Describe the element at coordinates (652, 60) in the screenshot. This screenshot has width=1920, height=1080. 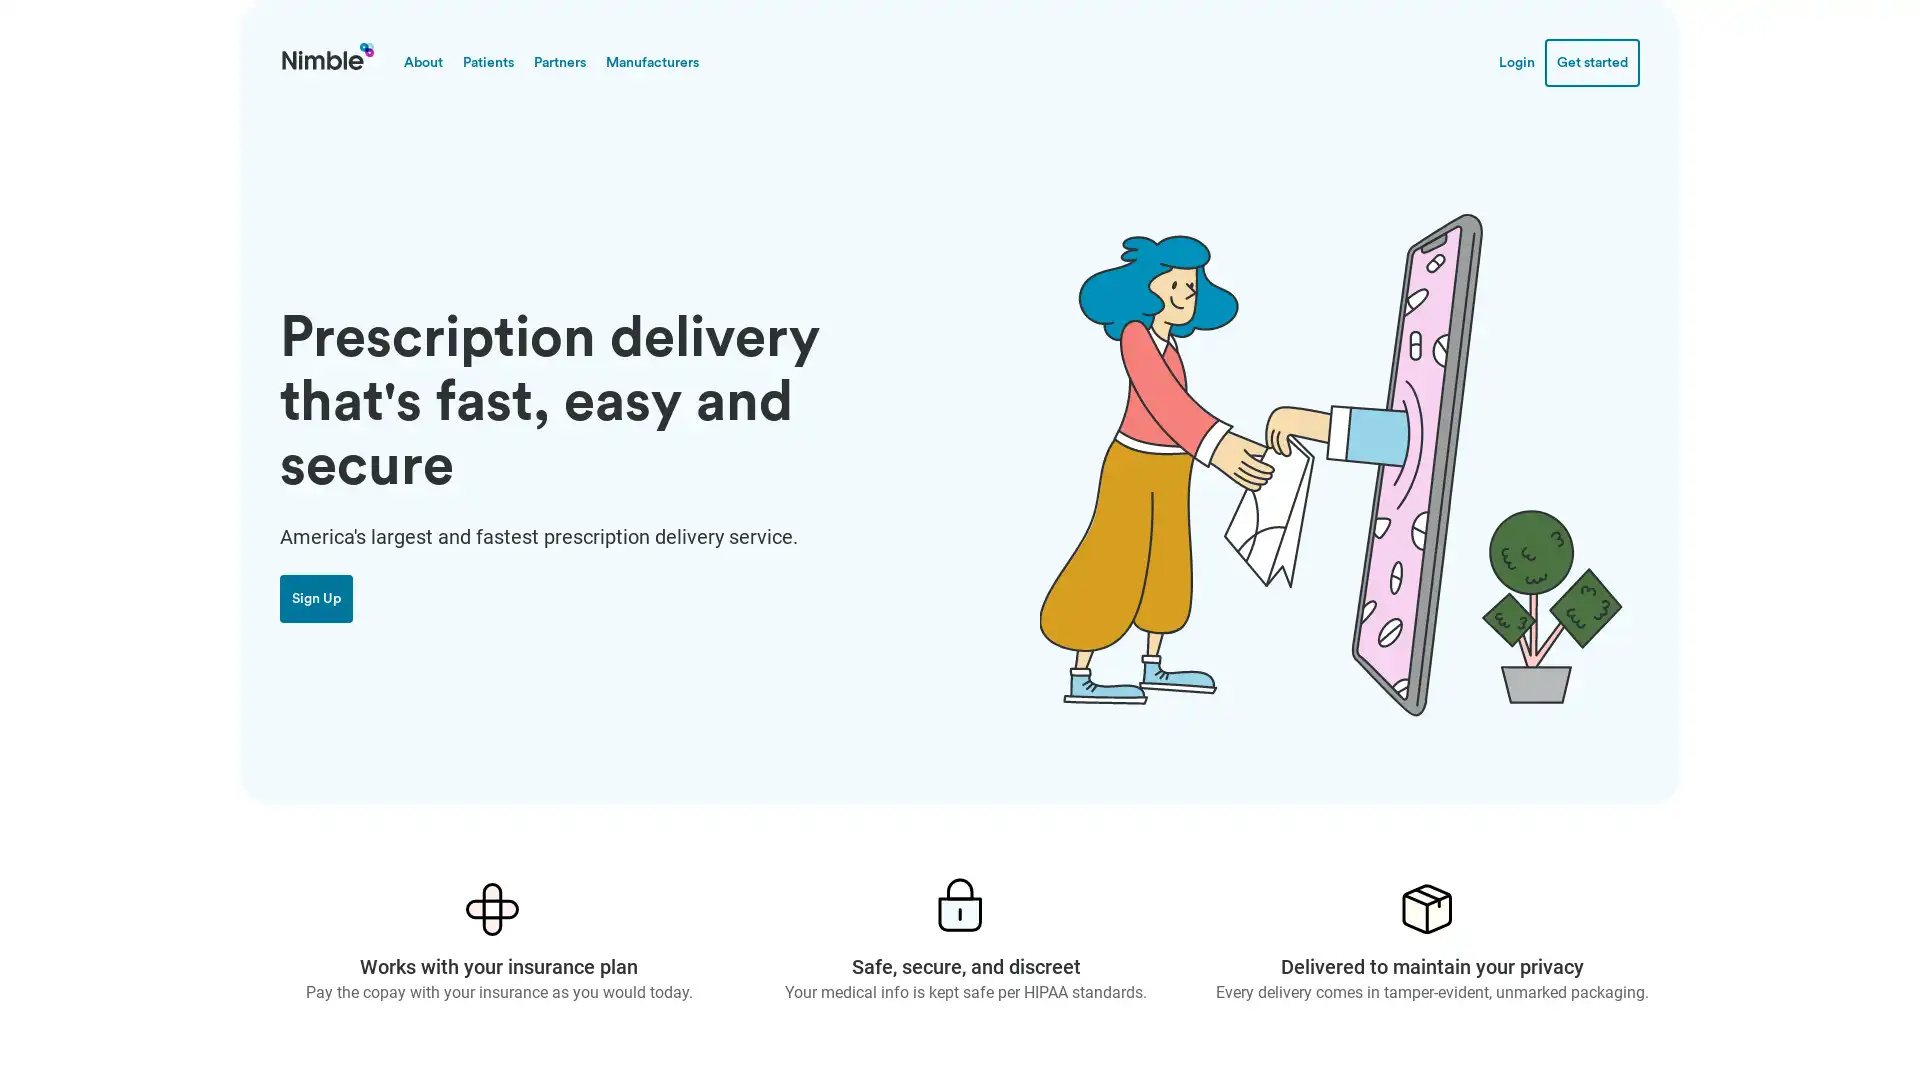
I see `Manufacturers` at that location.